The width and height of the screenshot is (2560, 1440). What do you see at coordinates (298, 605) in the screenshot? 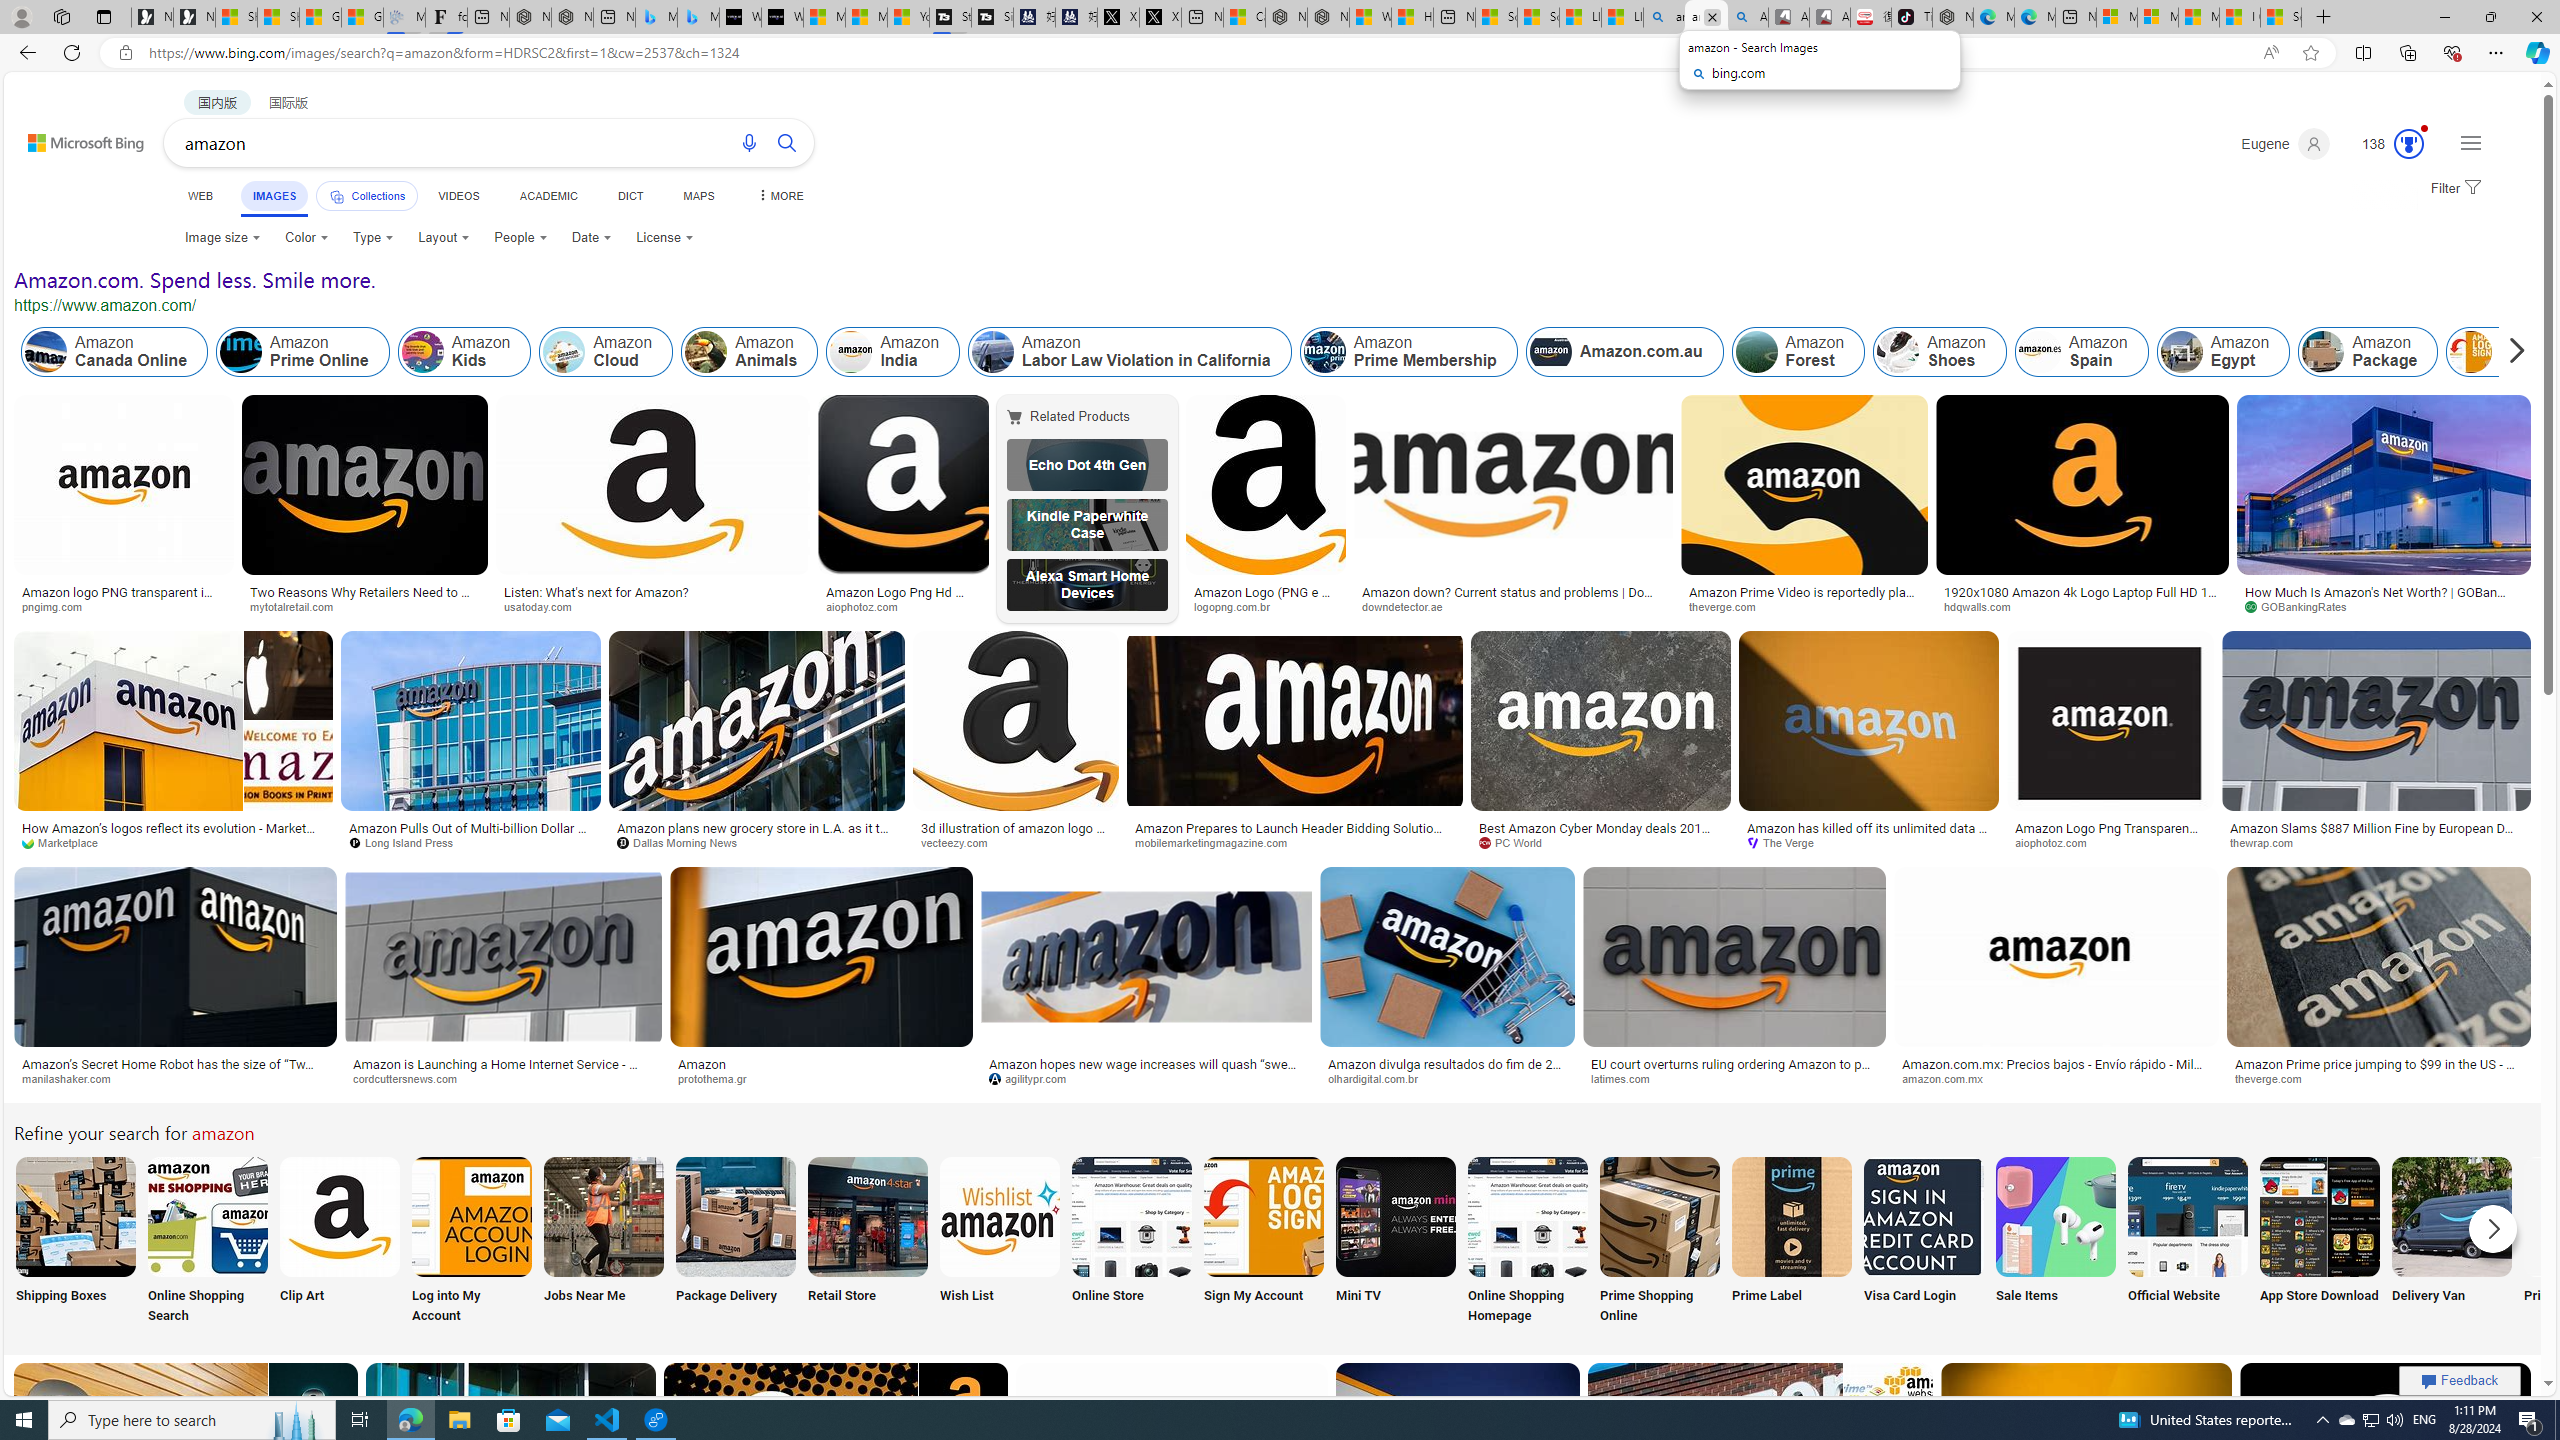
I see `'mytotalretail.com'` at bounding box center [298, 605].